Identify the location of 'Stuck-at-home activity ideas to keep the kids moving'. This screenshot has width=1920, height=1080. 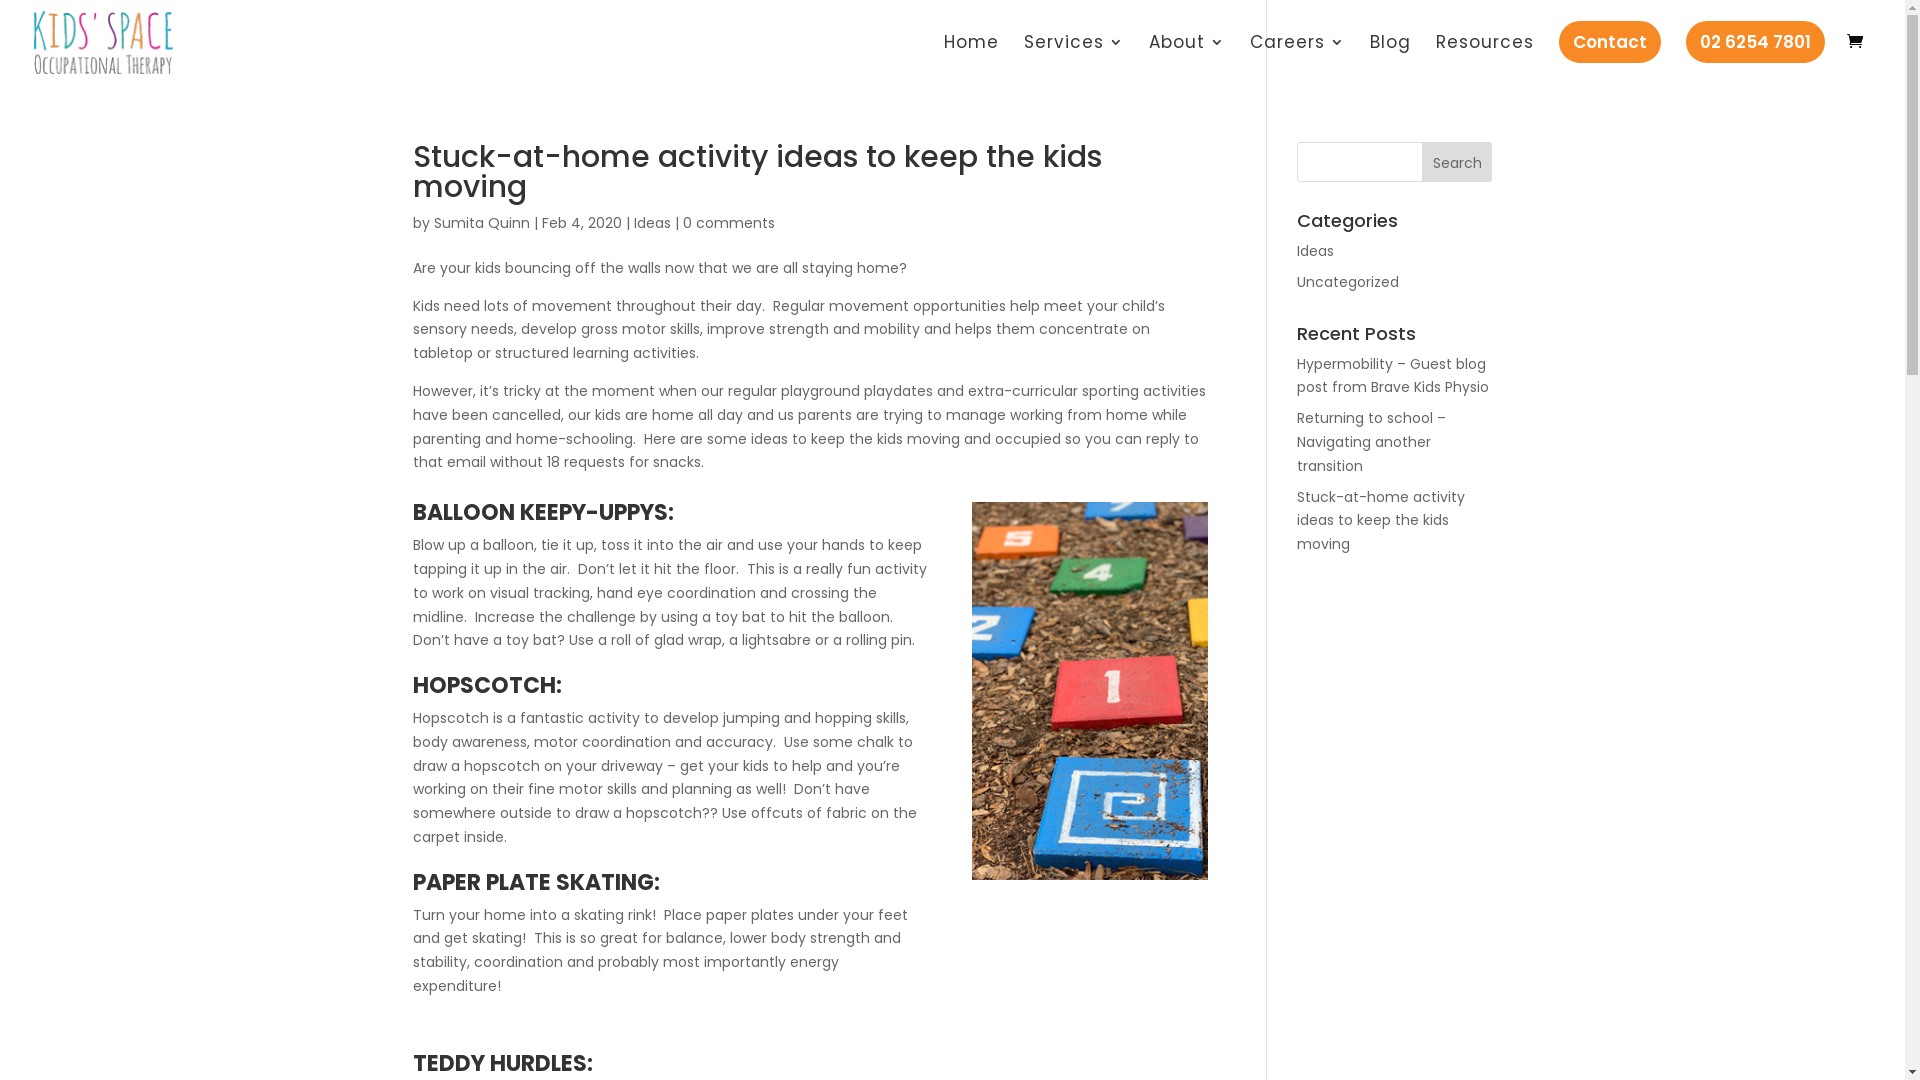
(1380, 519).